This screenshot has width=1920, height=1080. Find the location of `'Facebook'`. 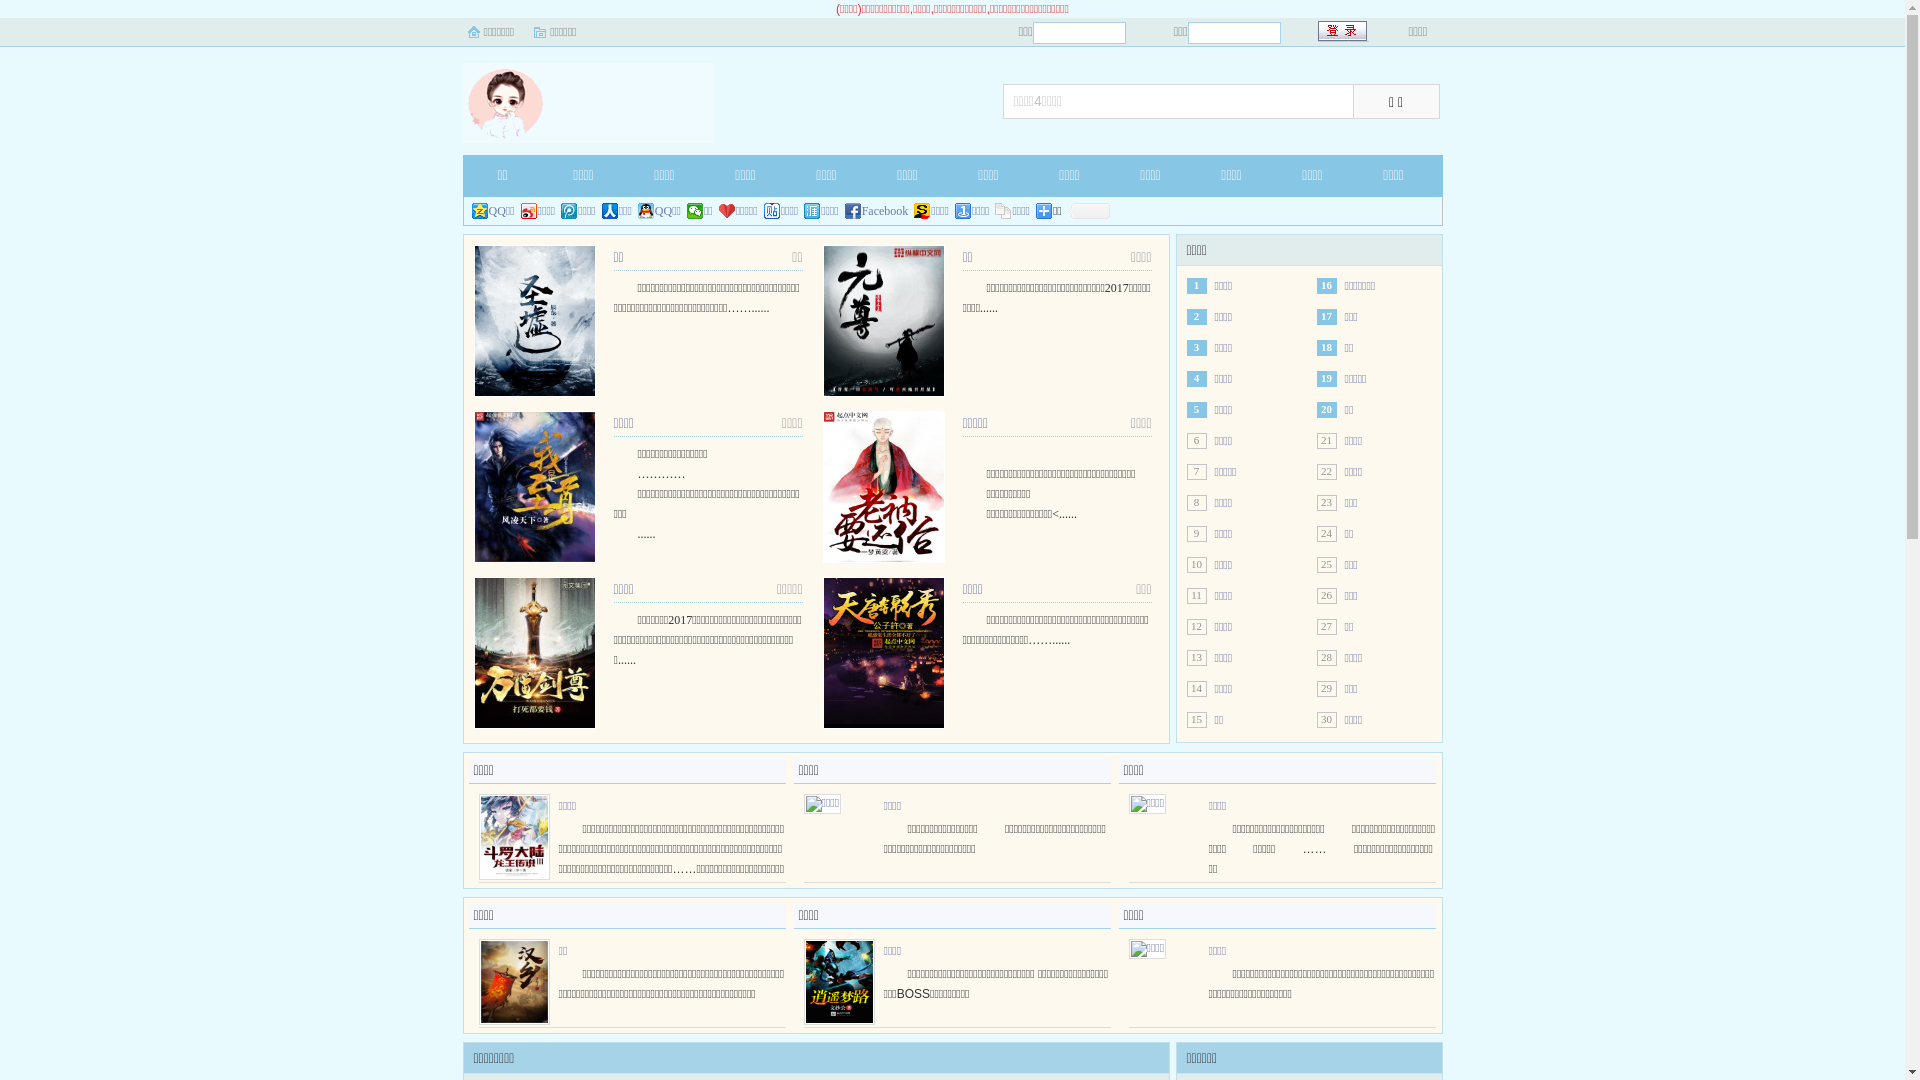

'Facebook' is located at coordinates (877, 211).